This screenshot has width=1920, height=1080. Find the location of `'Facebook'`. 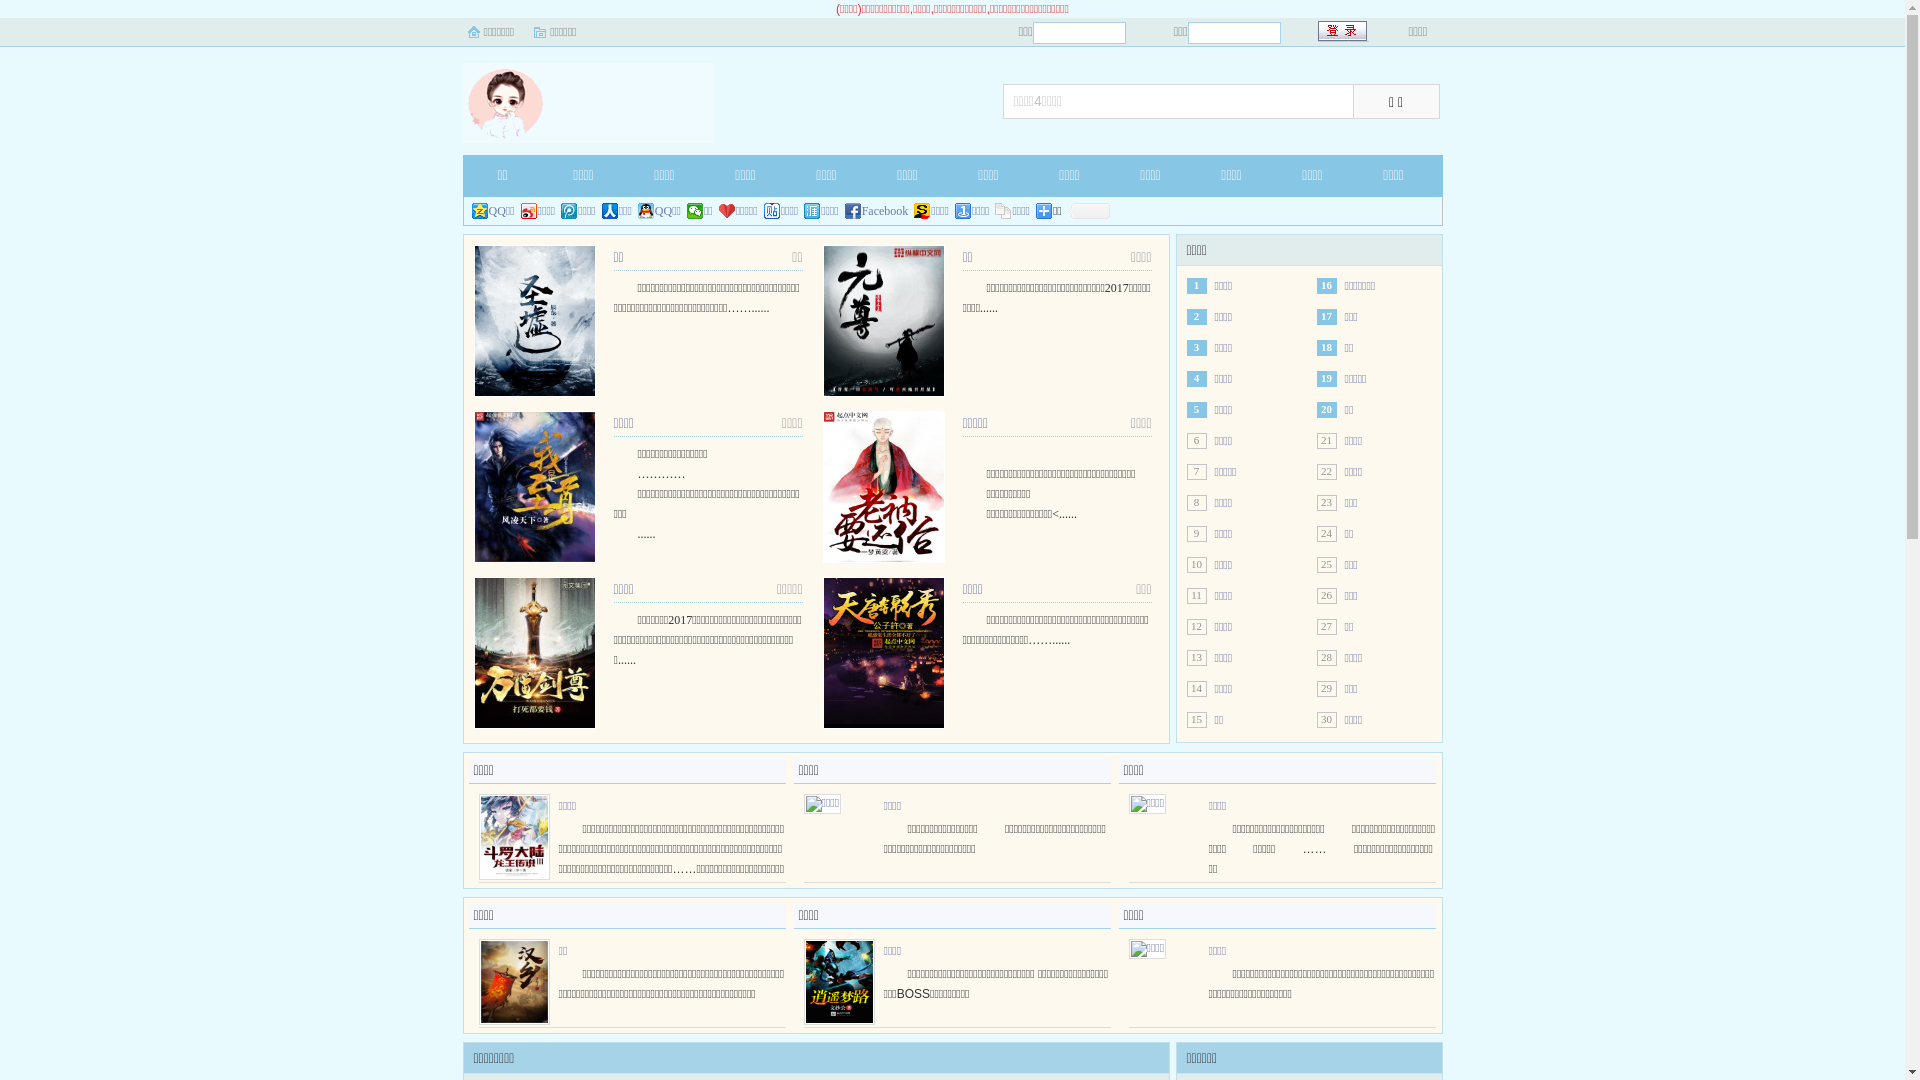

'Facebook' is located at coordinates (877, 211).